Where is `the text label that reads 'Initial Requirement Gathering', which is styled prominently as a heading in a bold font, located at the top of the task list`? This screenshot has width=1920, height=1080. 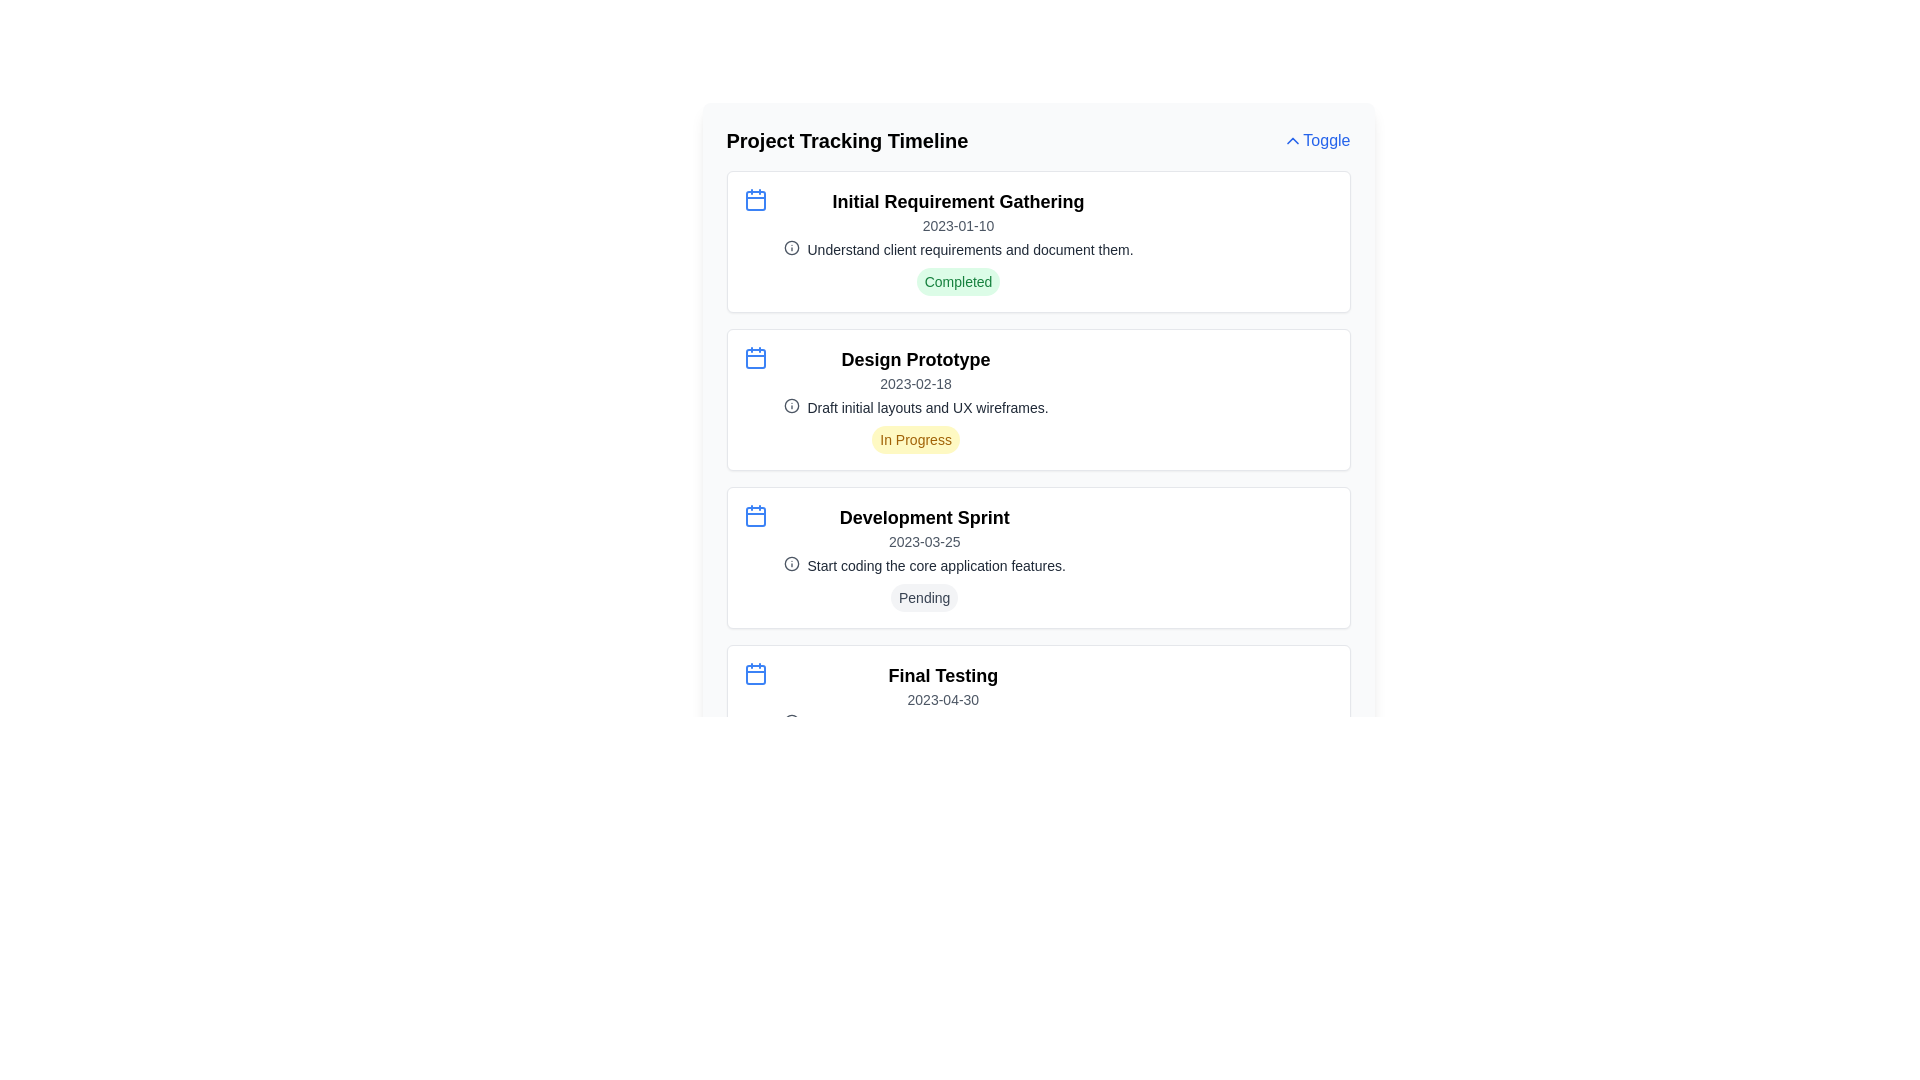 the text label that reads 'Initial Requirement Gathering', which is styled prominently as a heading in a bold font, located at the top of the task list is located at coordinates (957, 201).